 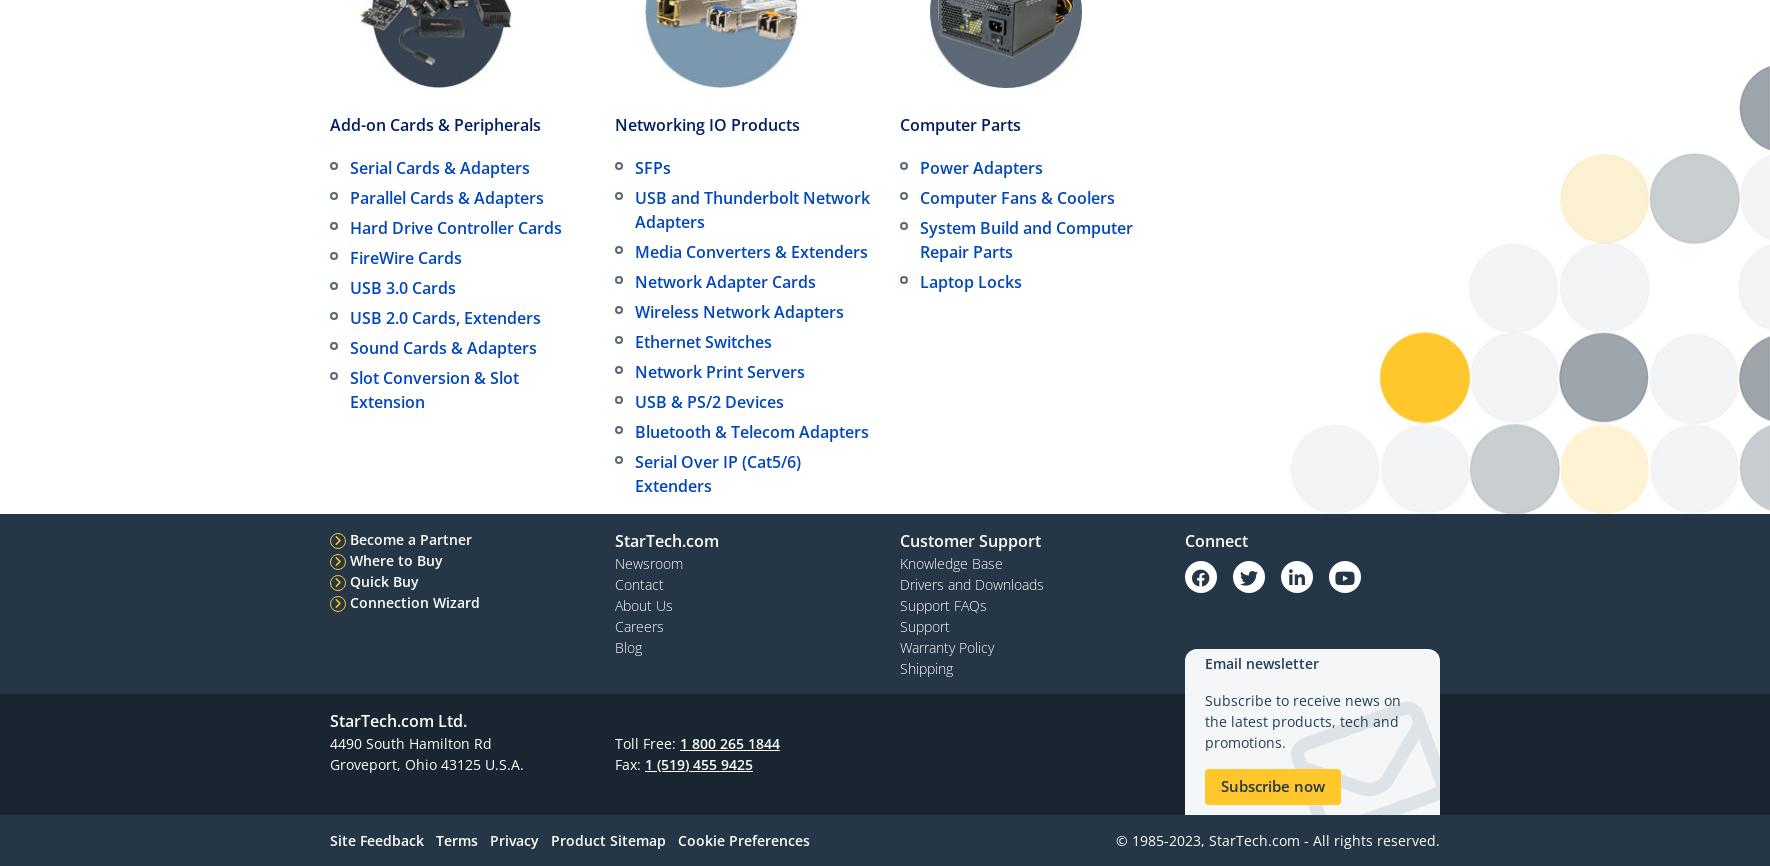 I want to click on 'Drivers and Downloads', so click(x=971, y=583).